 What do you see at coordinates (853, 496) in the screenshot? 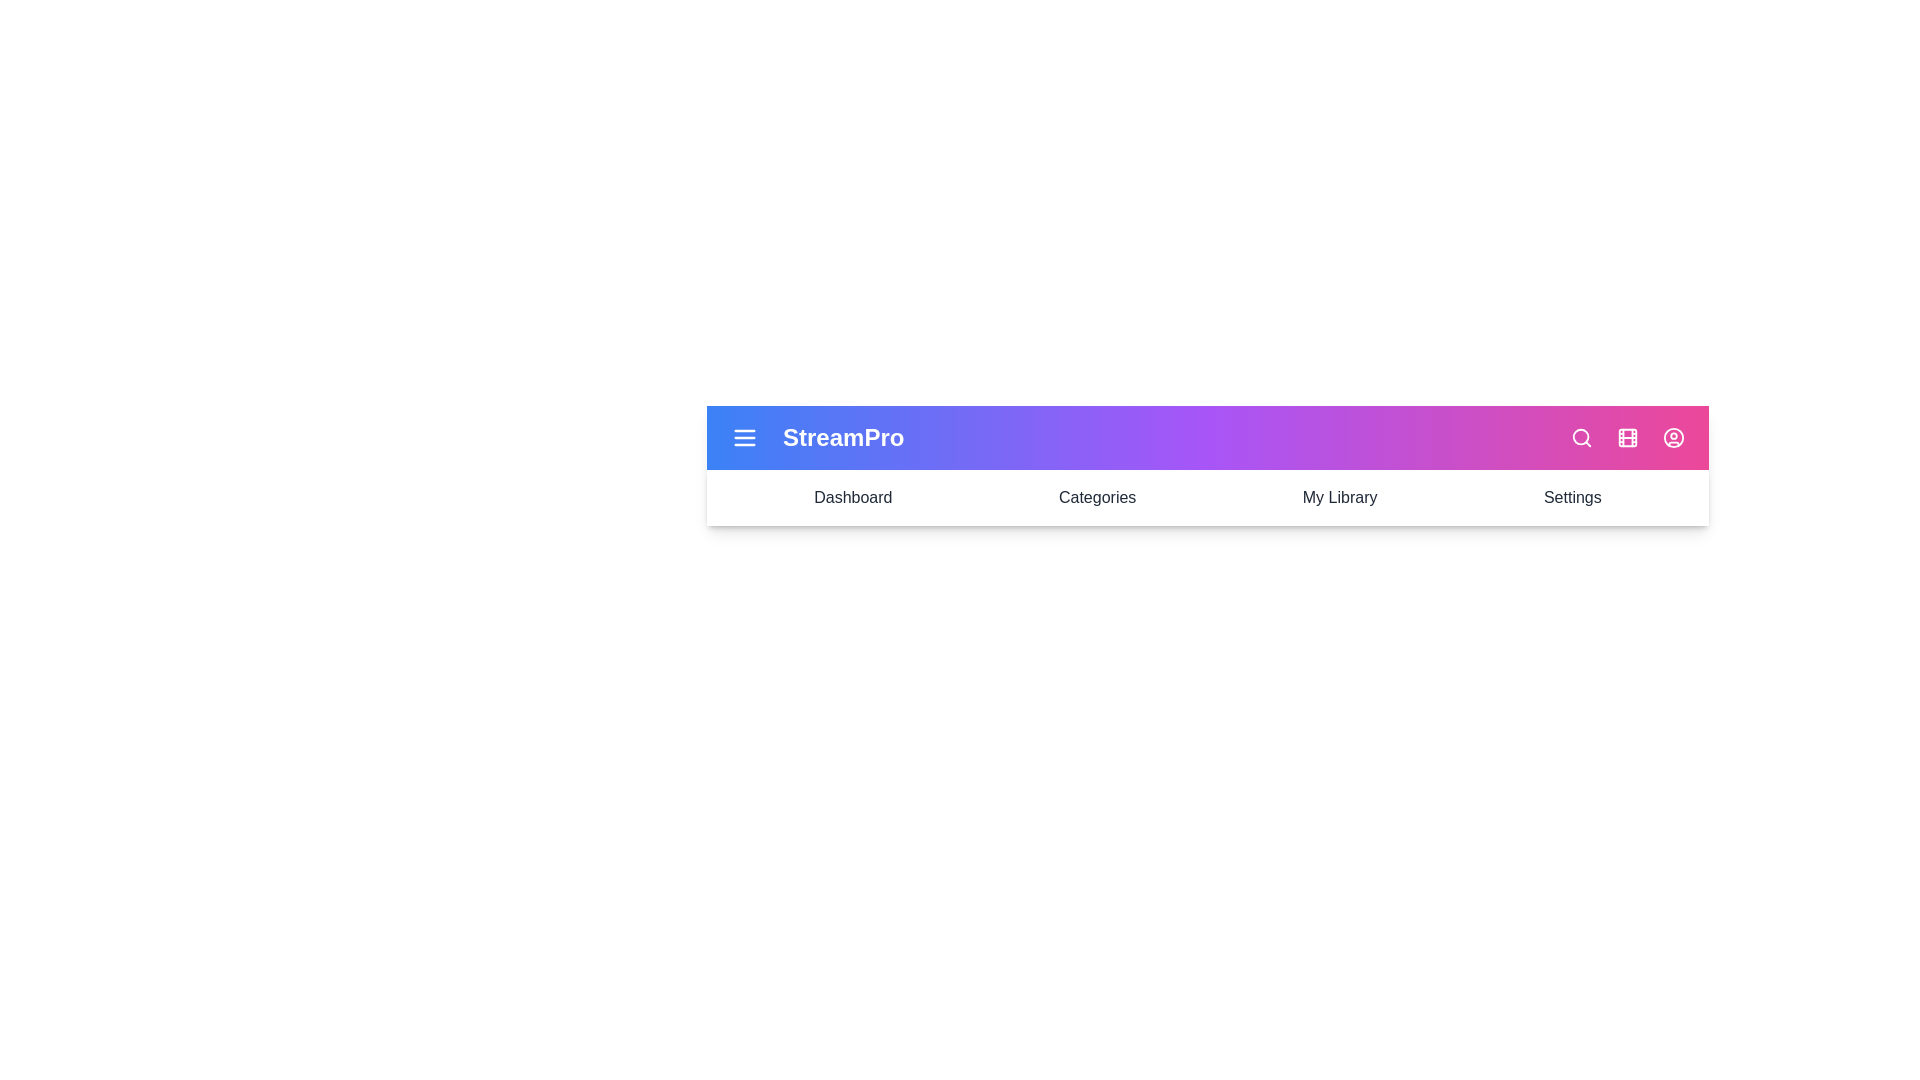
I see `the menu item Dashboard` at bounding box center [853, 496].